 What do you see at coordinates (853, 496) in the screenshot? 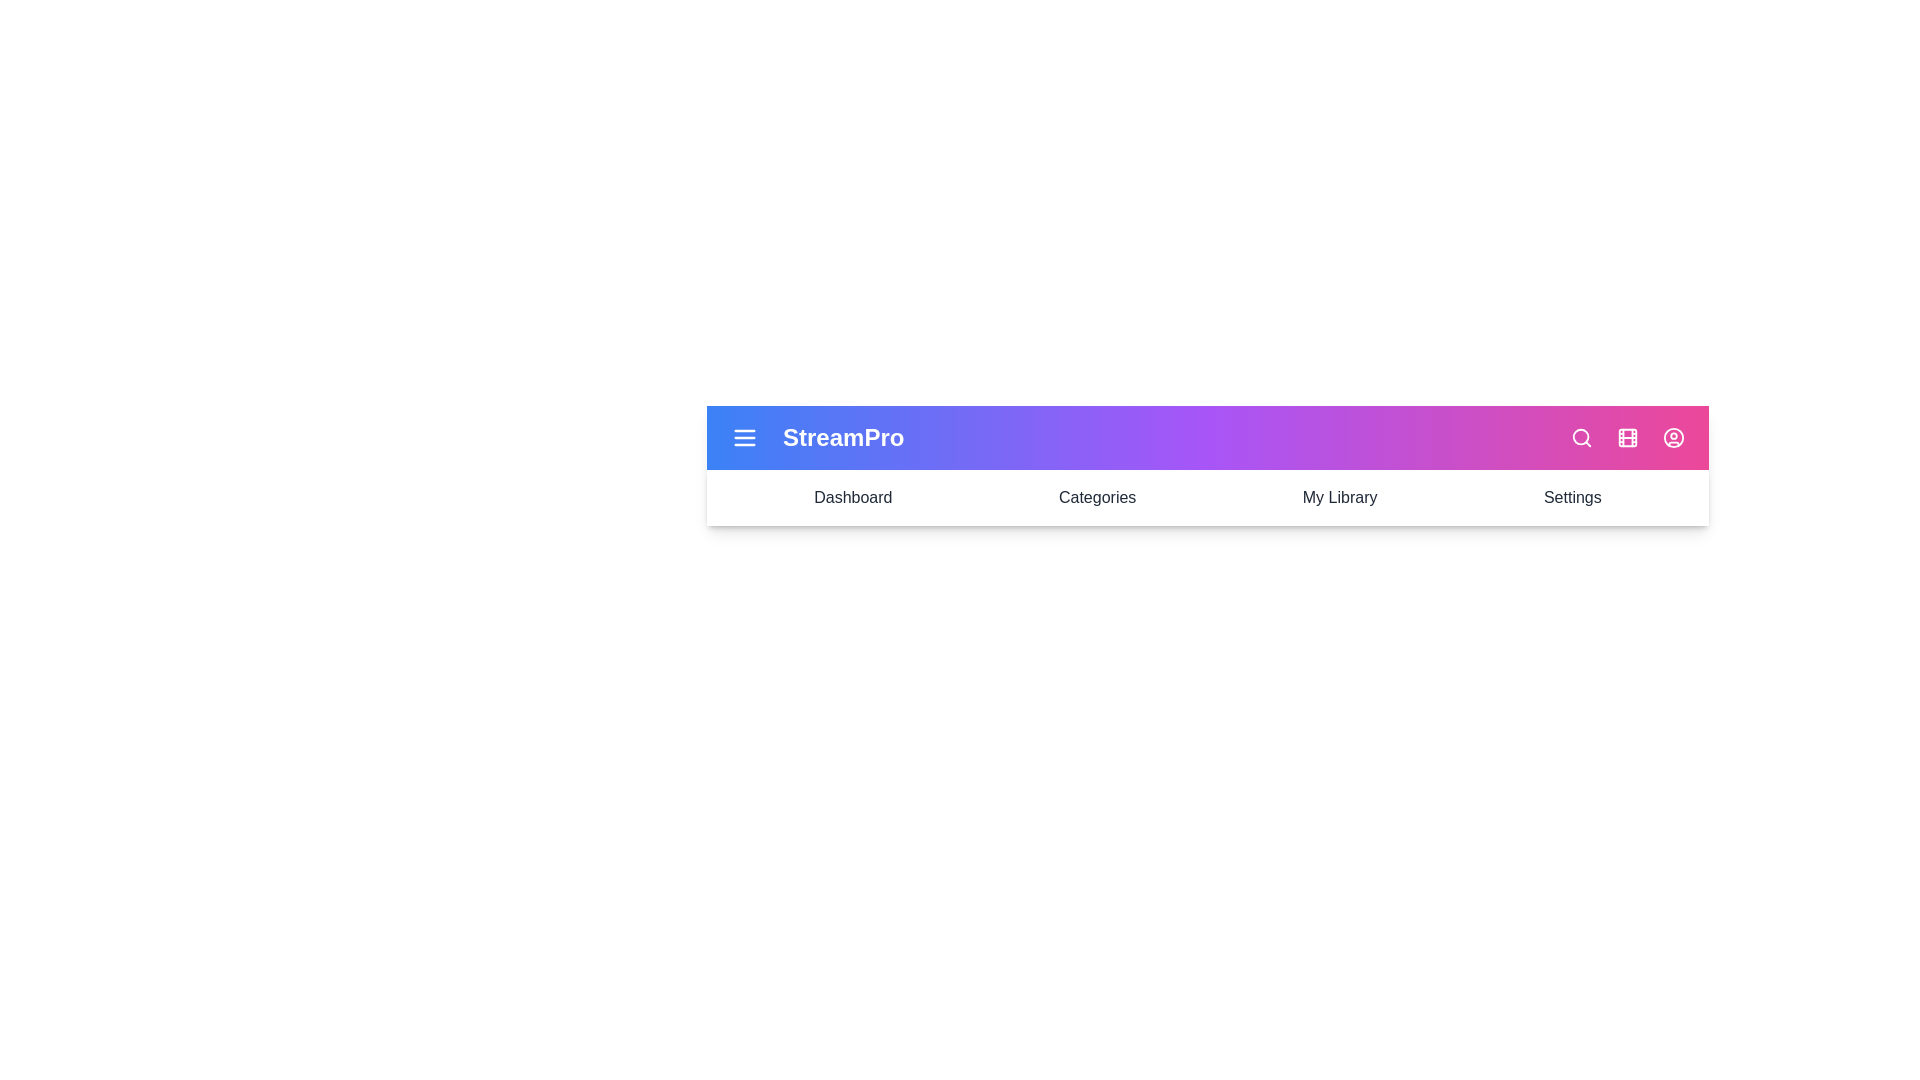
I see `the menu item Dashboard` at bounding box center [853, 496].